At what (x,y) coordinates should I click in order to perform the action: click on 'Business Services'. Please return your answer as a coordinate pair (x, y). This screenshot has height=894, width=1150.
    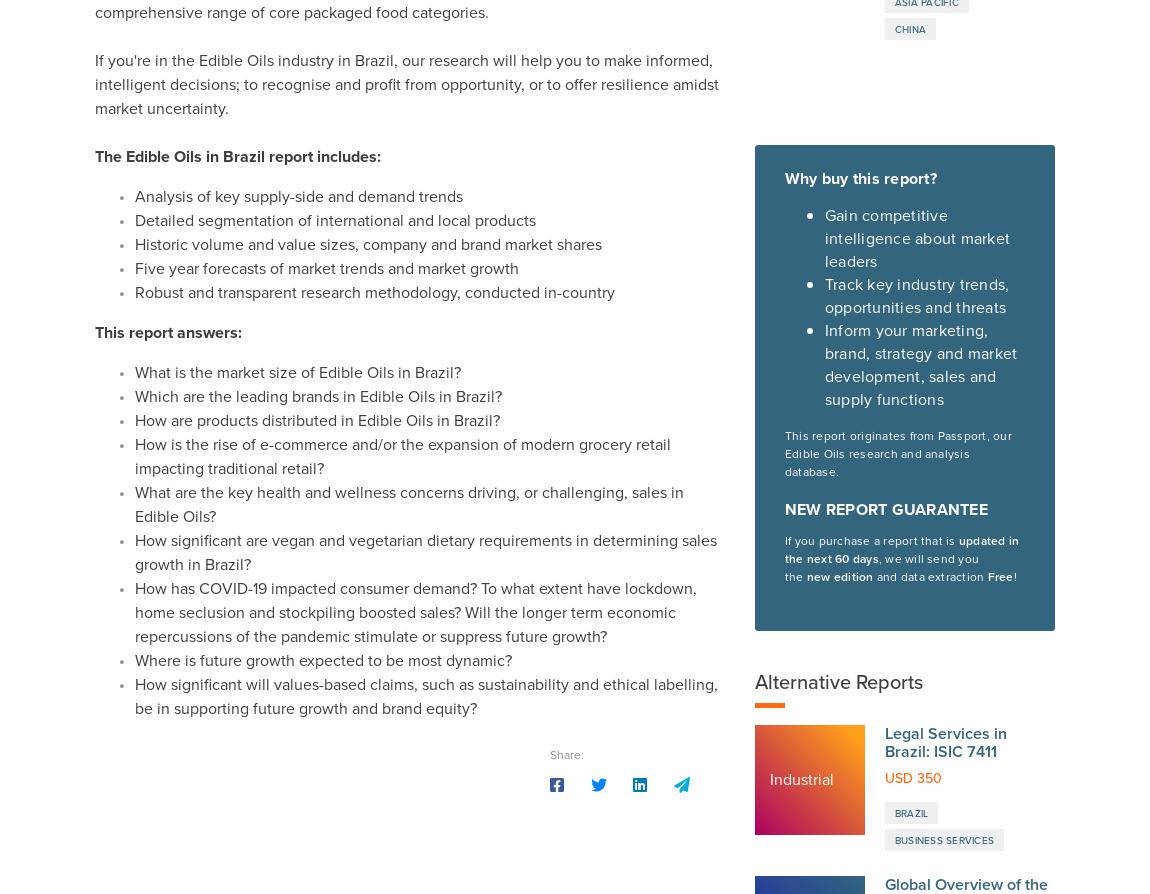
    Looking at the image, I should click on (944, 189).